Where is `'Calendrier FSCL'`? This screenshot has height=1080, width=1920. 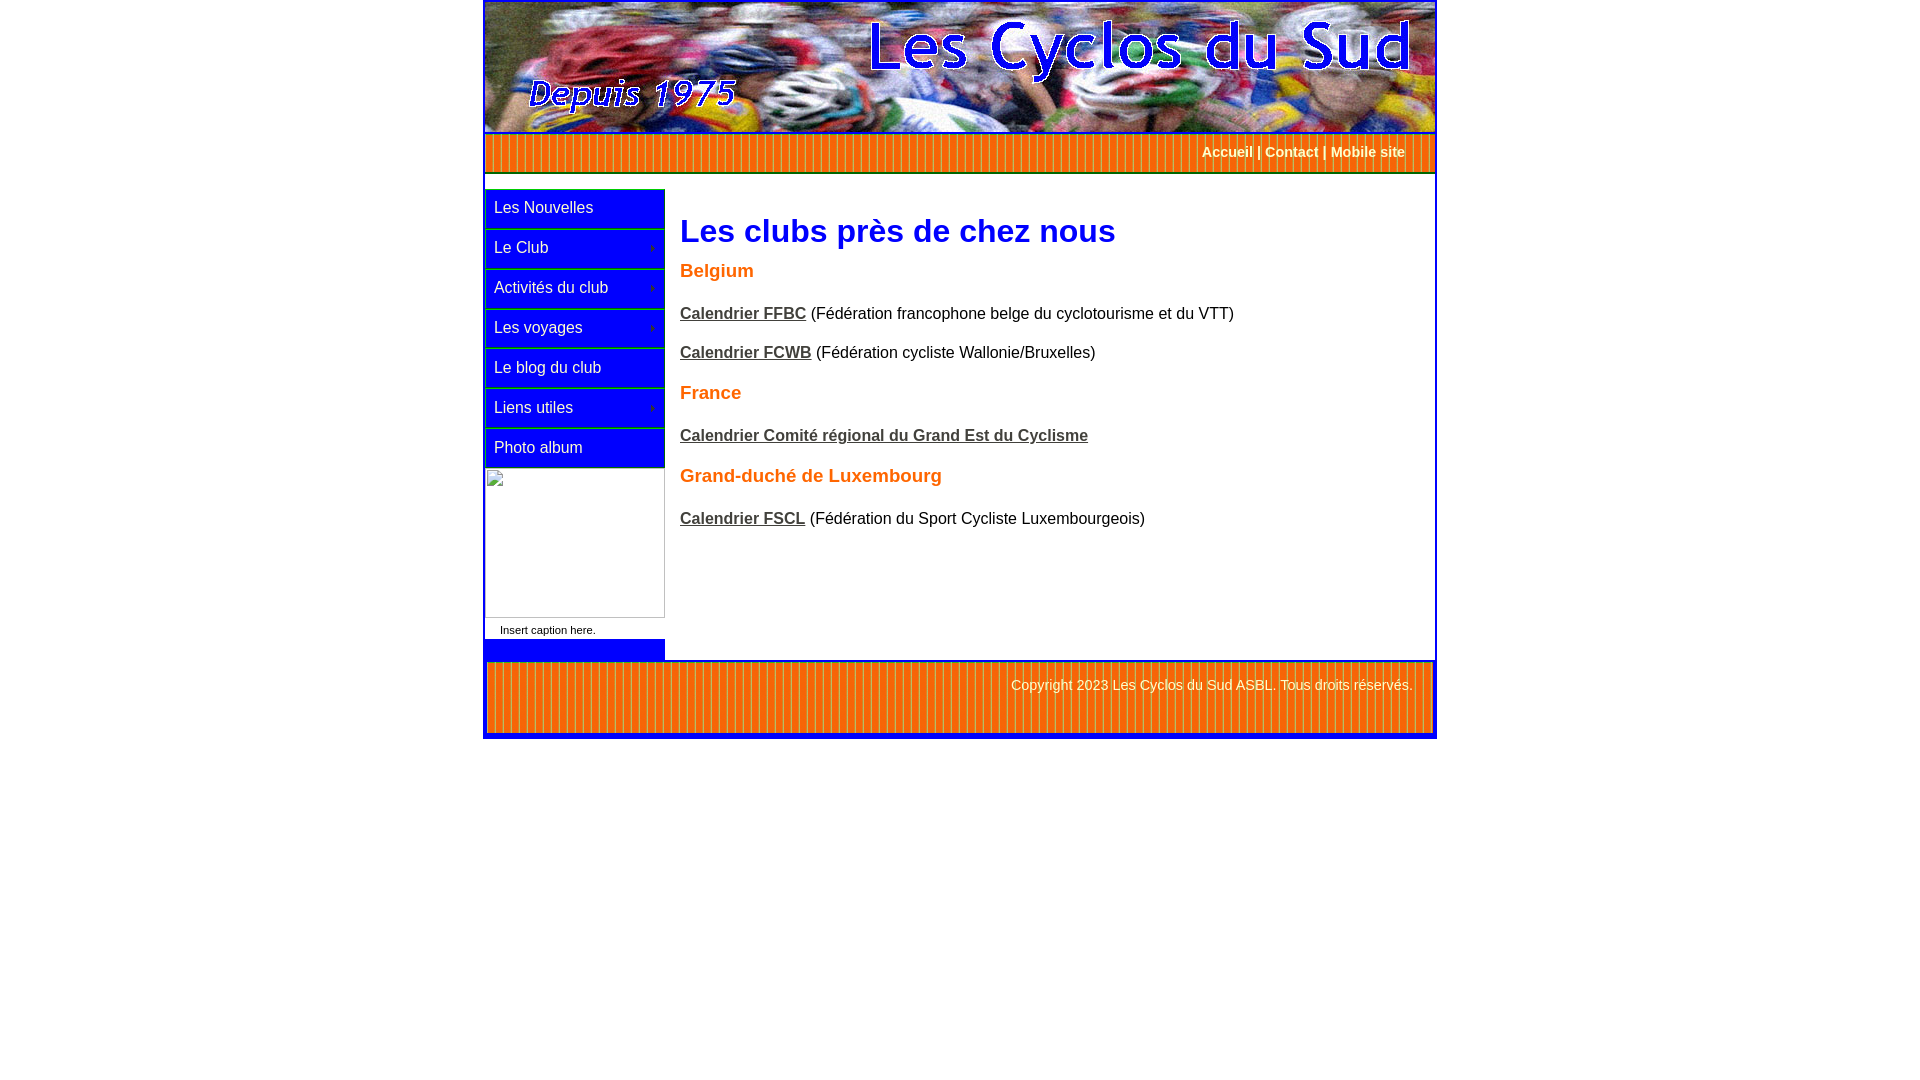
'Calendrier FSCL' is located at coordinates (741, 517).